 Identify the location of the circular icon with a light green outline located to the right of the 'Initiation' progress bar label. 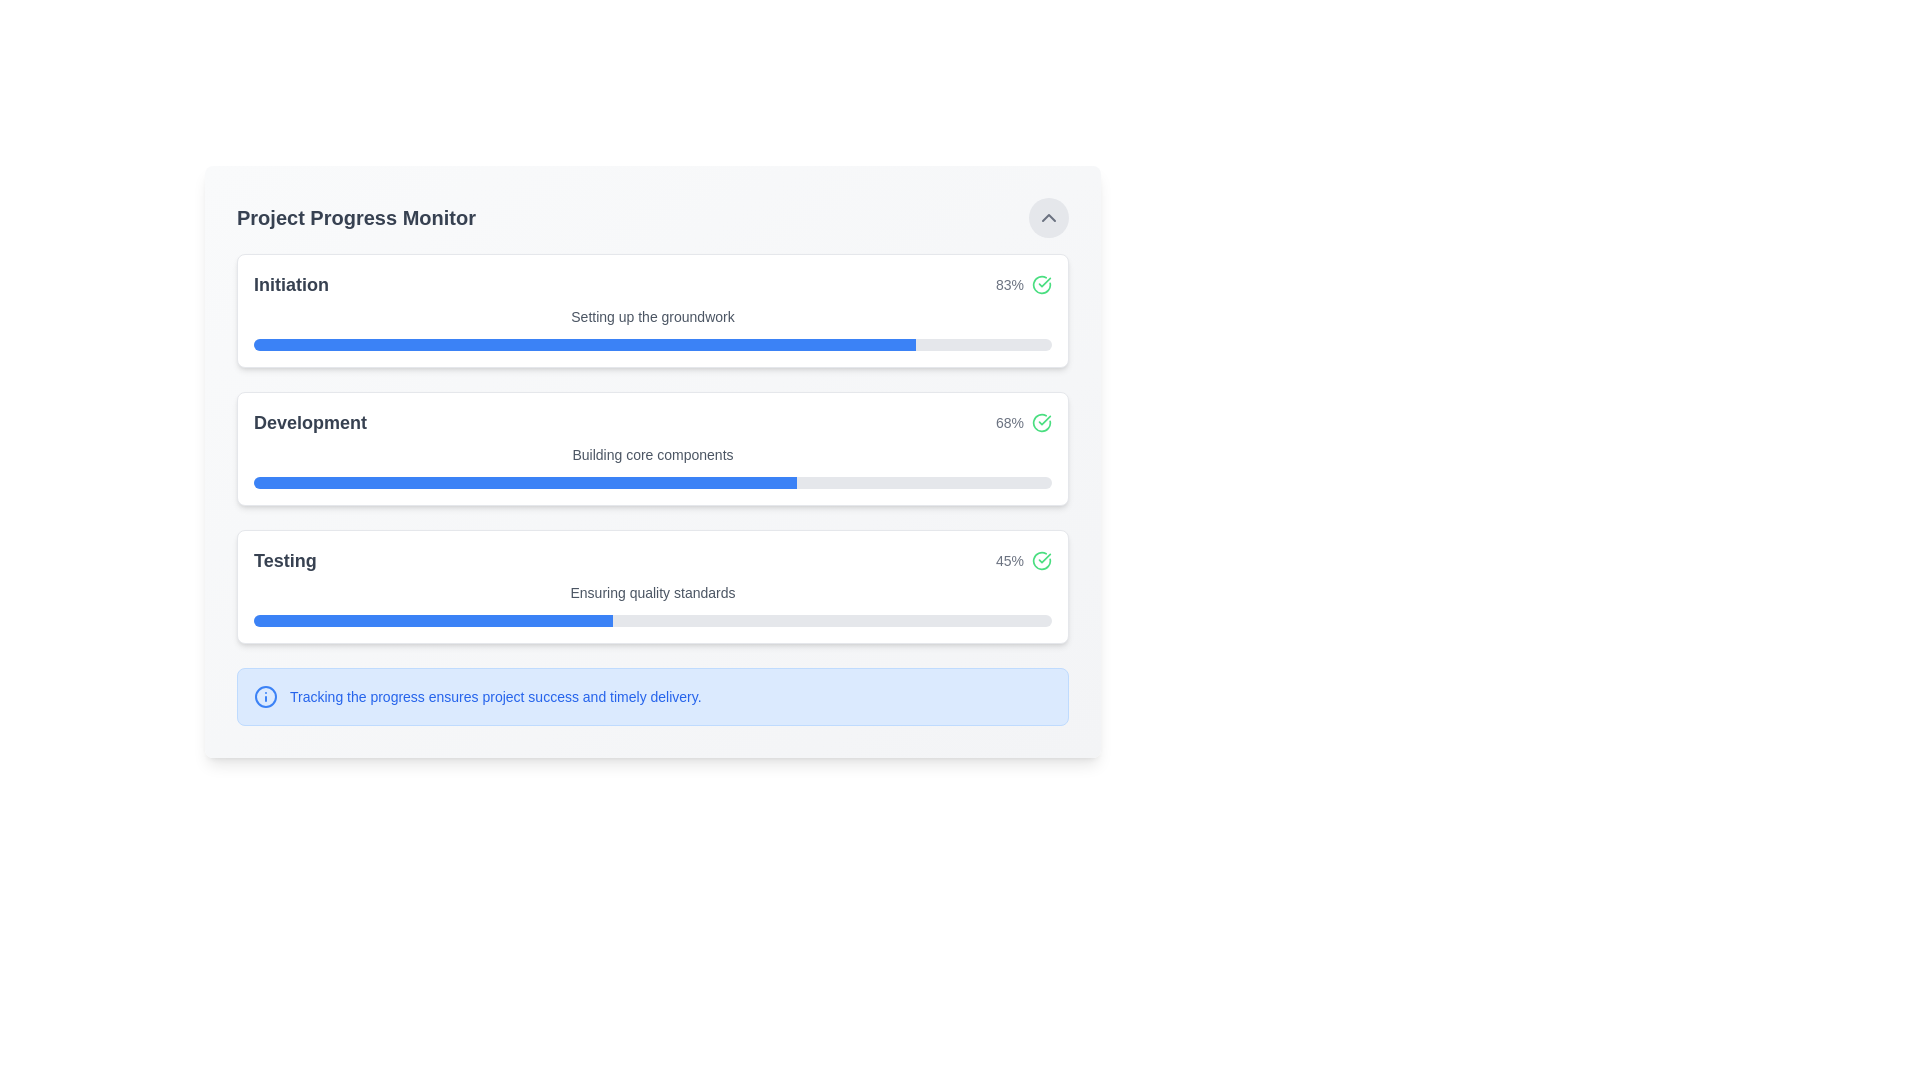
(1040, 285).